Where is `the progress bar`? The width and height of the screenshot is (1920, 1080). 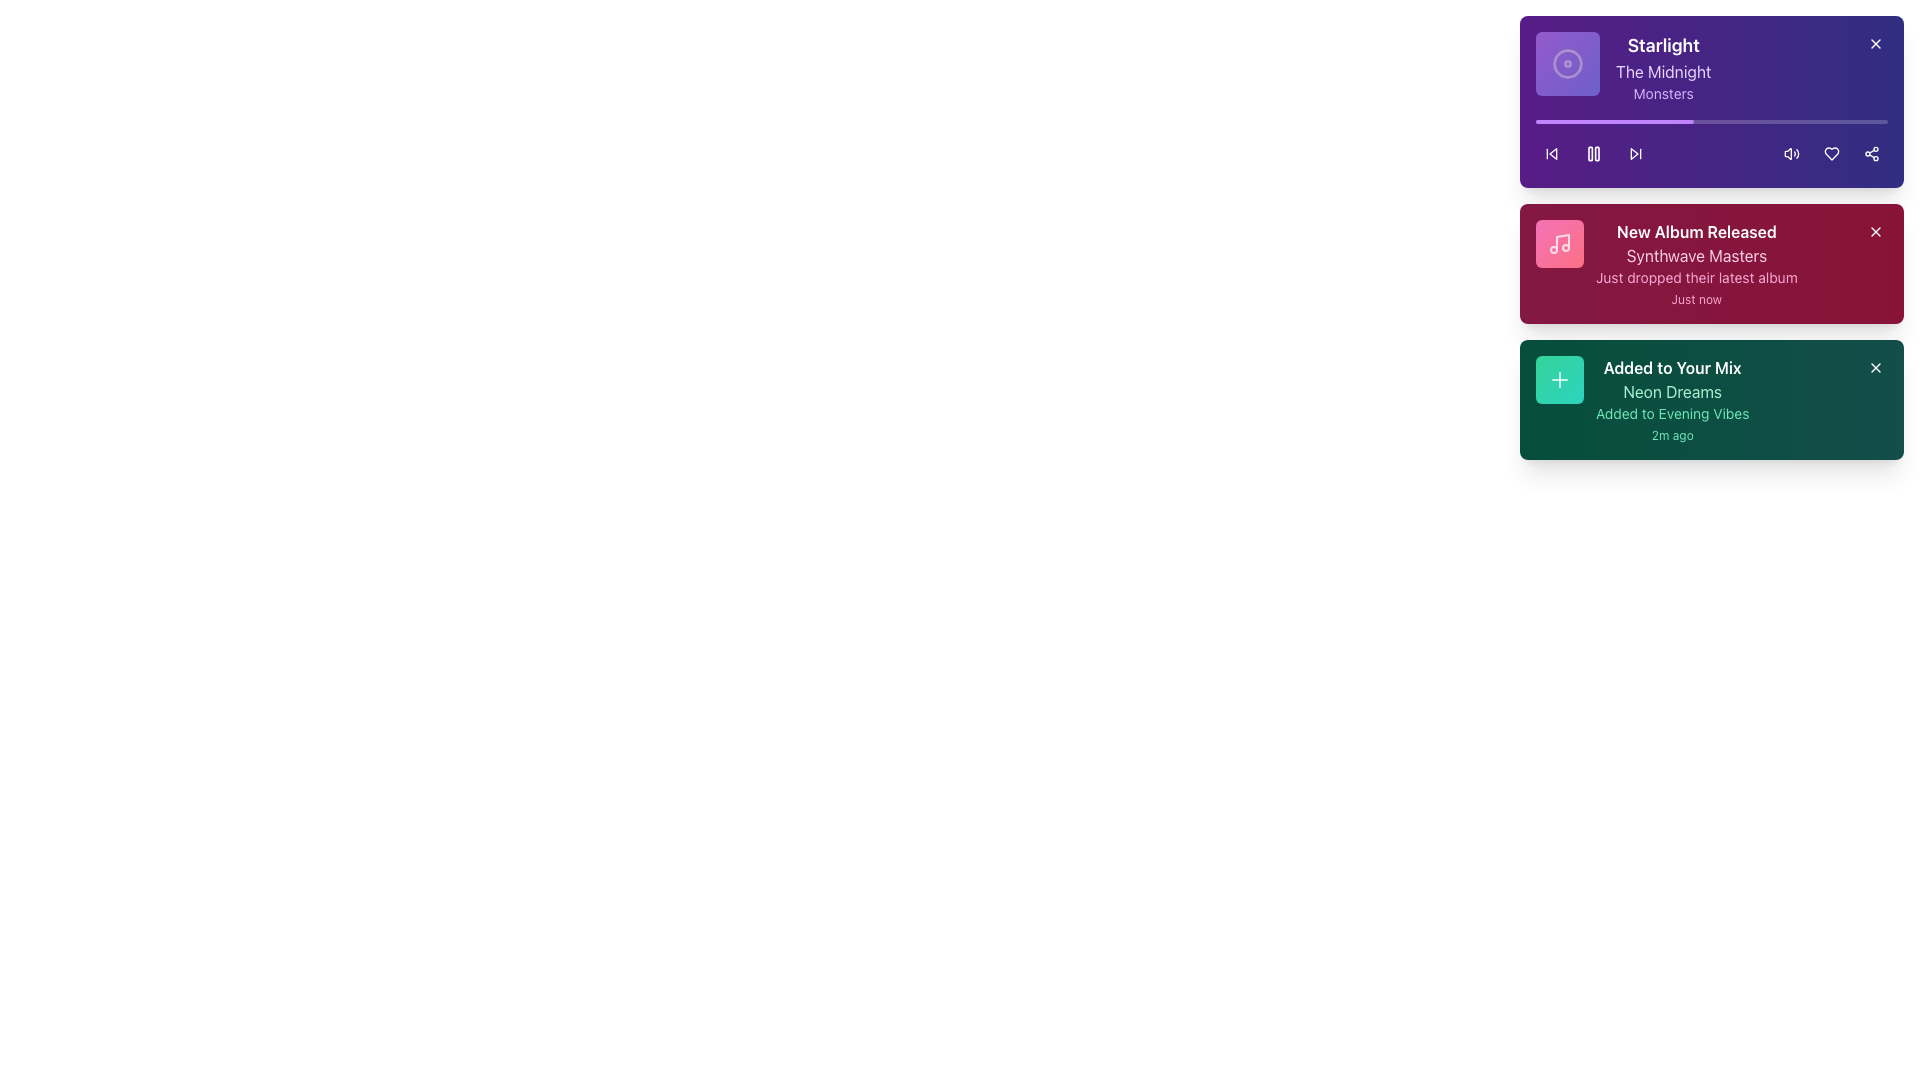 the progress bar is located at coordinates (1600, 122).